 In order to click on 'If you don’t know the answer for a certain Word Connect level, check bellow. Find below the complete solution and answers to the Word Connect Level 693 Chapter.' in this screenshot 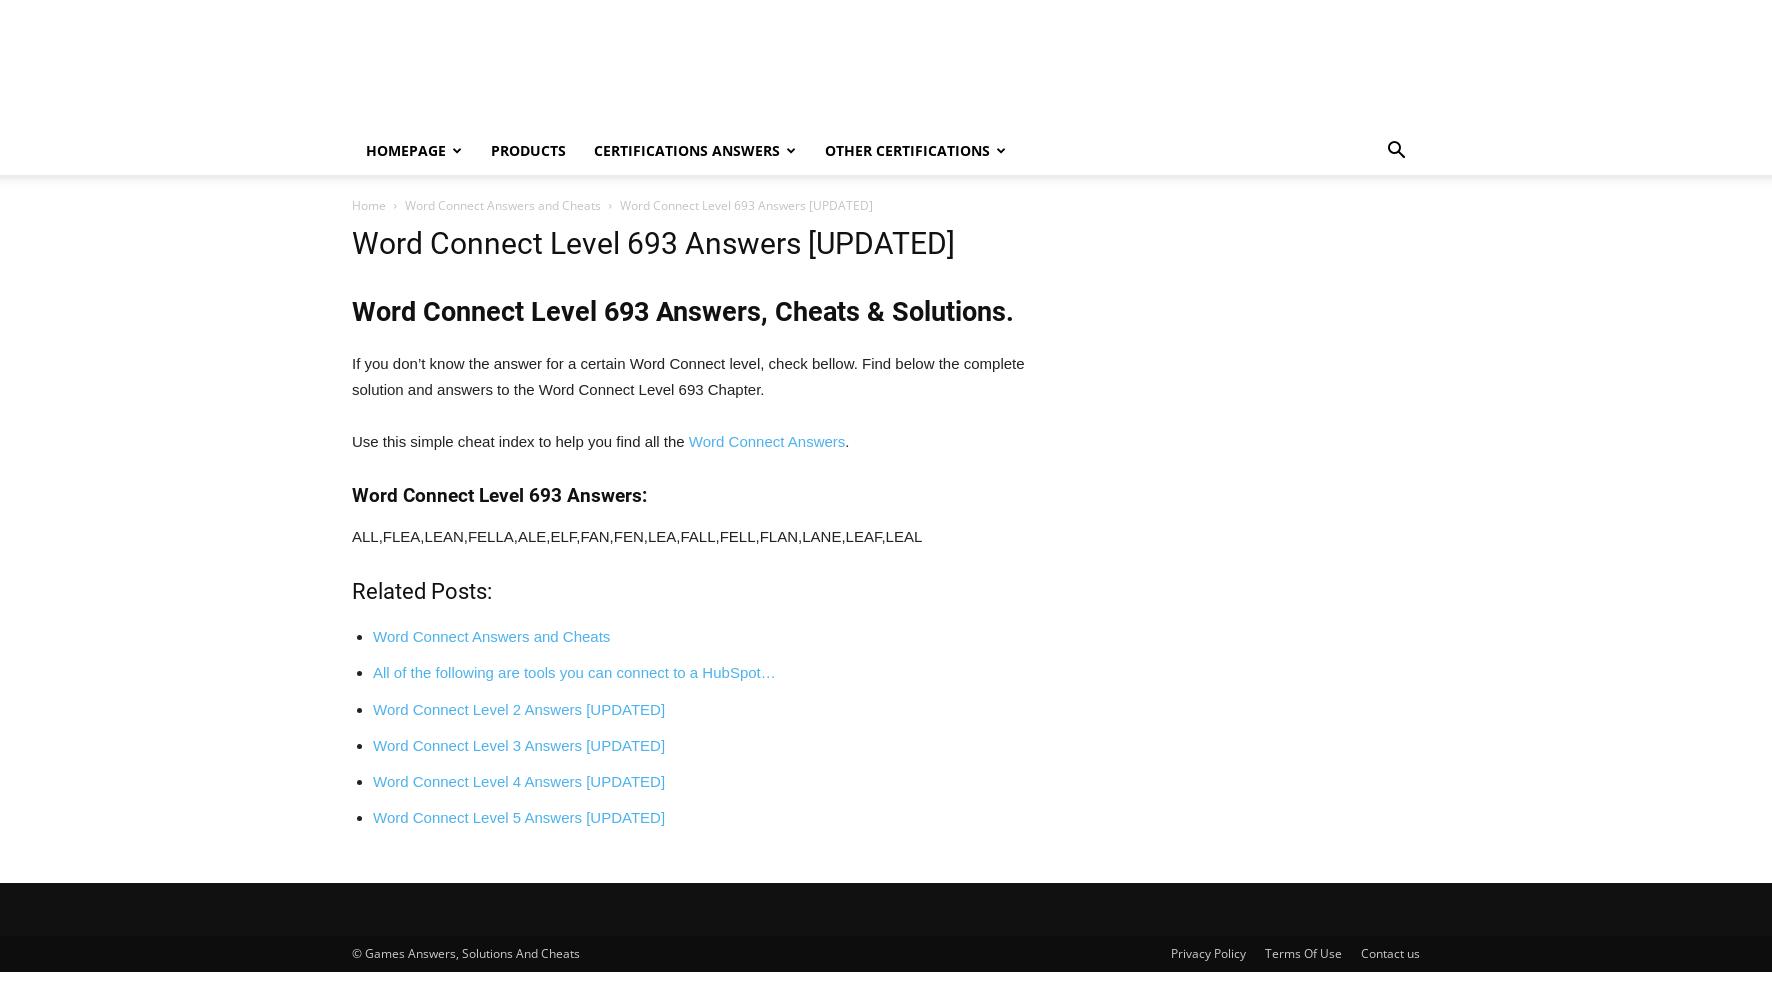, I will do `click(351, 376)`.